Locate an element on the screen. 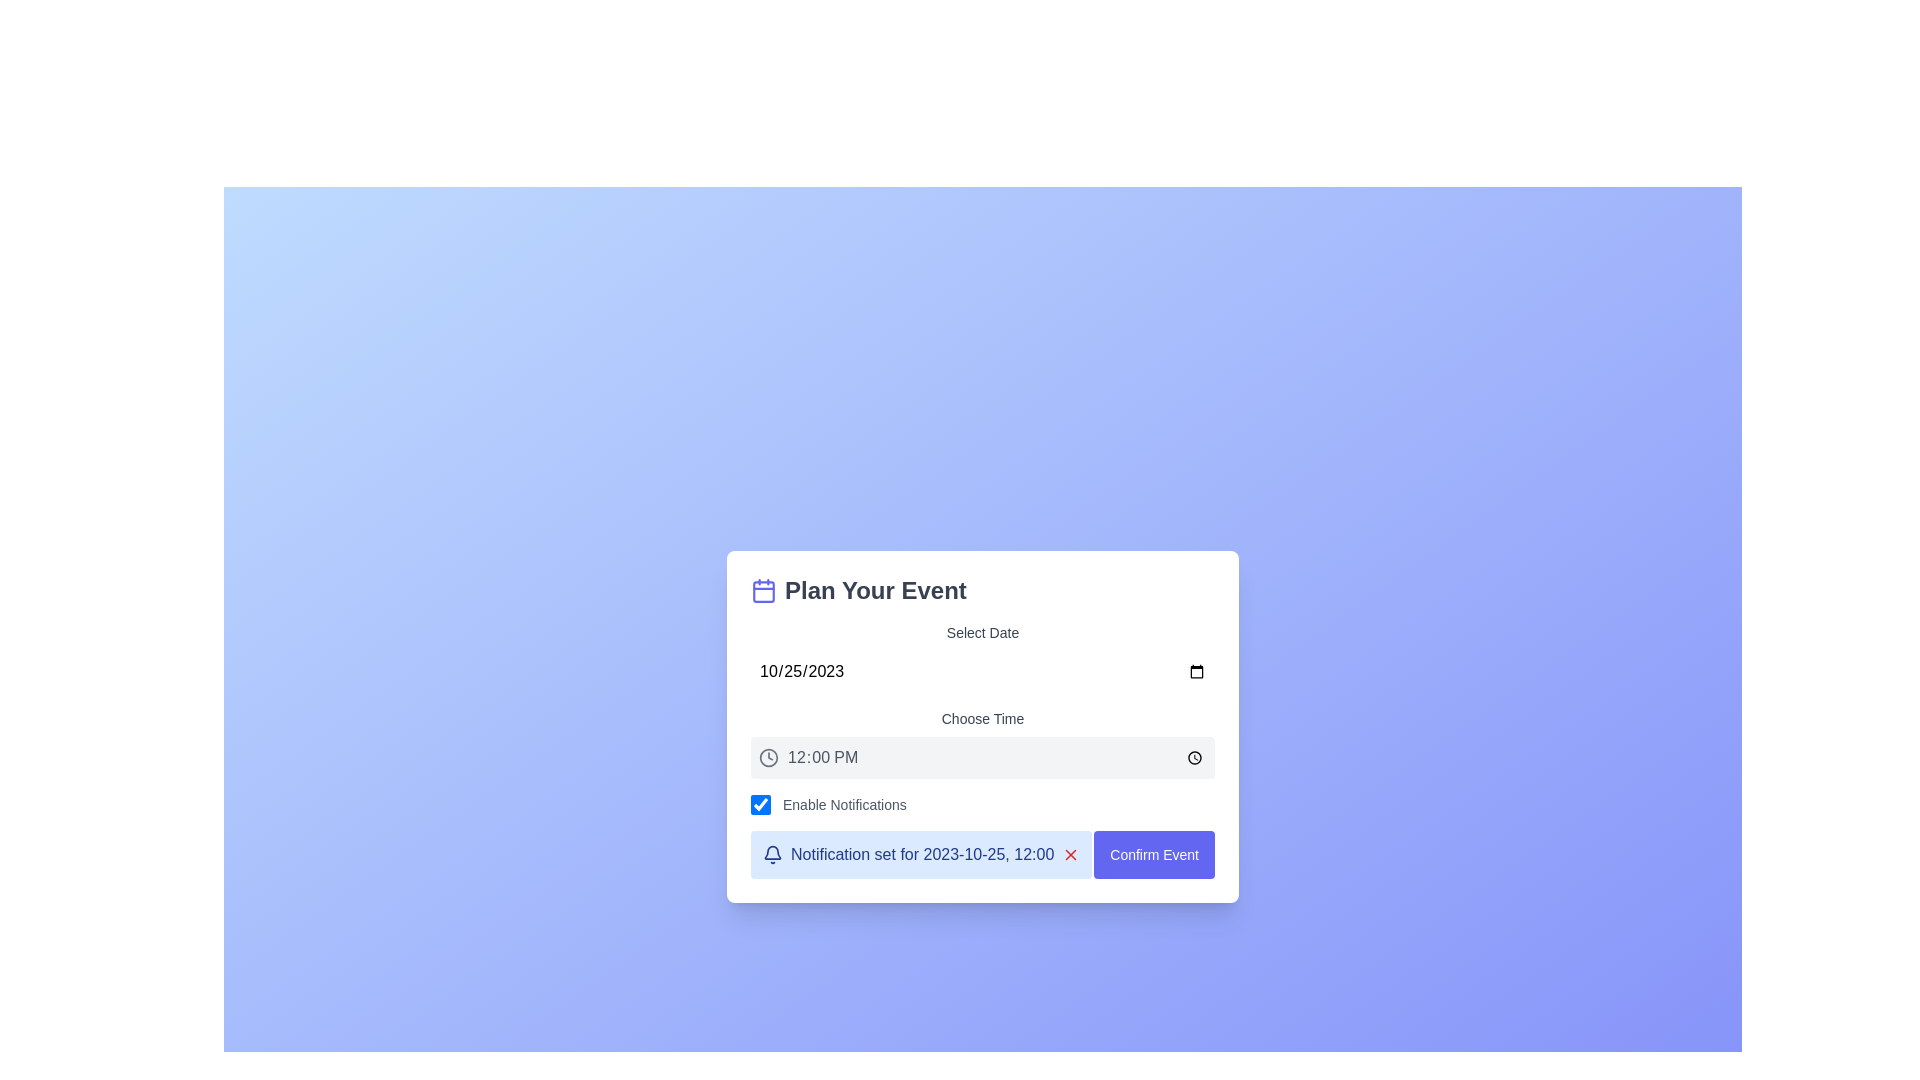  the static text label displaying the notification message 'Notification set for 2023-10-25, 12:00', which is styled in a blue font and located within a light-blue shaded box is located at coordinates (921, 855).